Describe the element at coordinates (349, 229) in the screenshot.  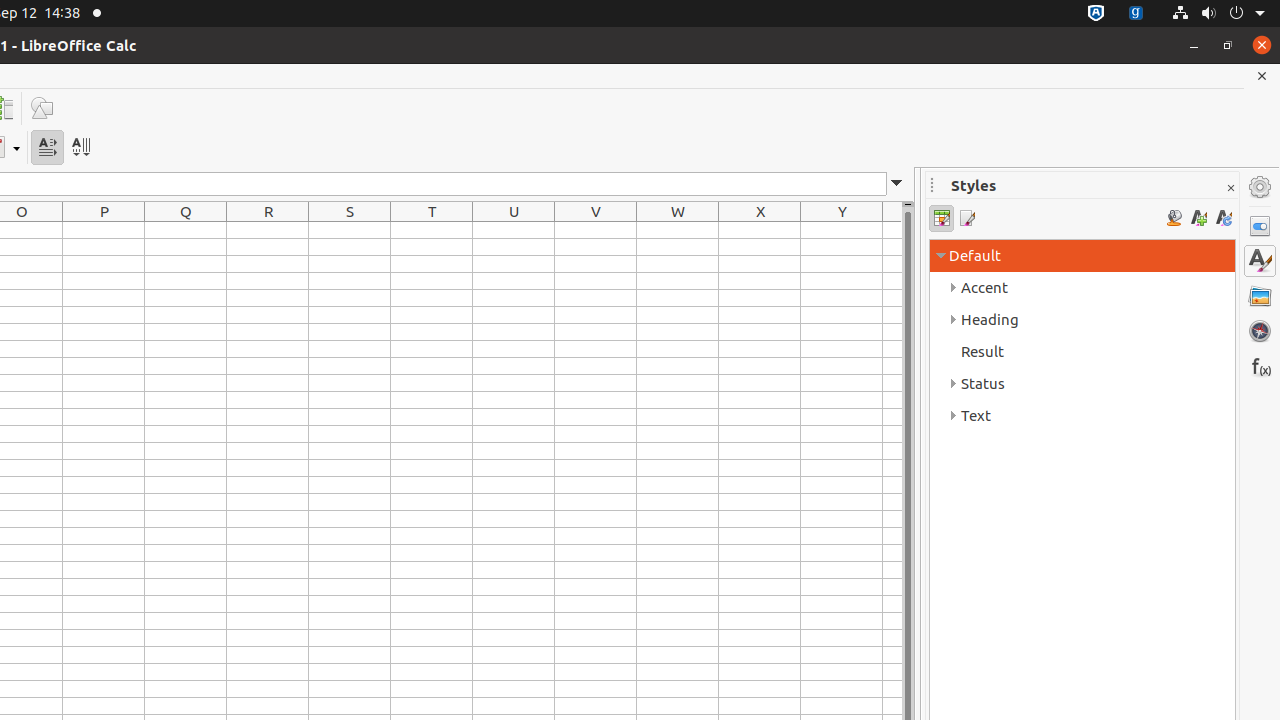
I see `'S1'` at that location.